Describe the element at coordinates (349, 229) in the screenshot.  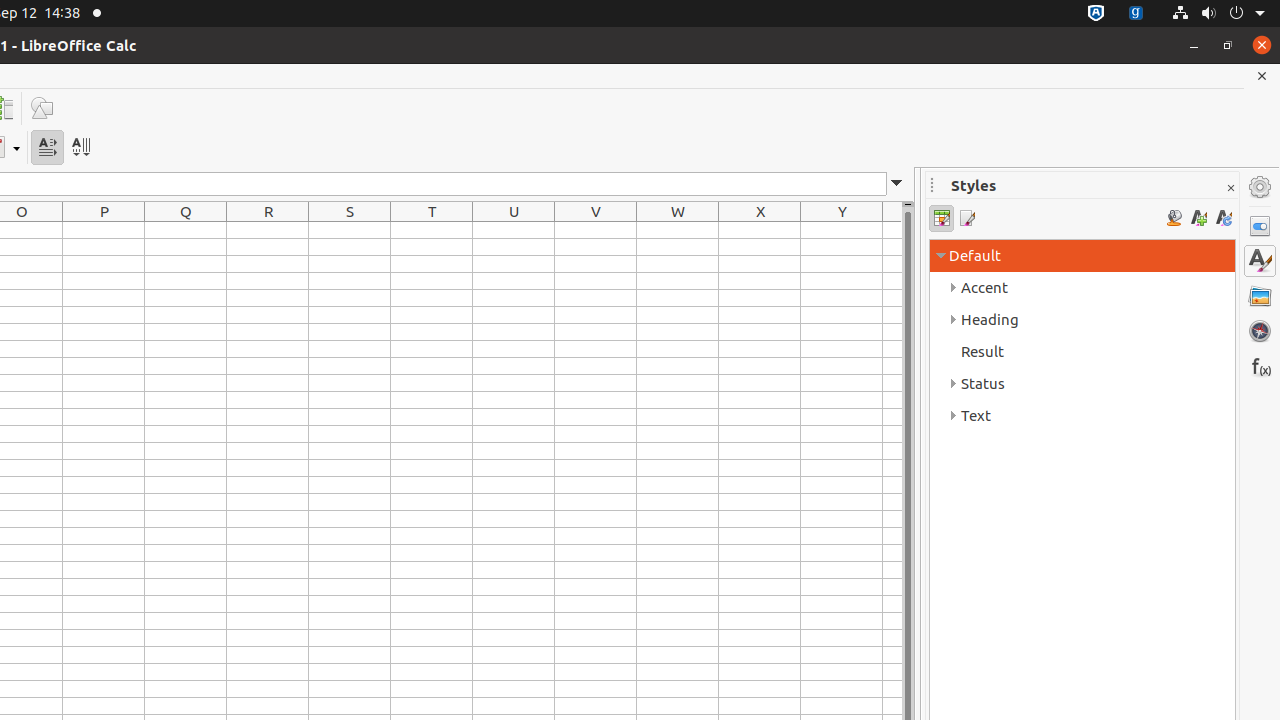
I see `'S1'` at that location.